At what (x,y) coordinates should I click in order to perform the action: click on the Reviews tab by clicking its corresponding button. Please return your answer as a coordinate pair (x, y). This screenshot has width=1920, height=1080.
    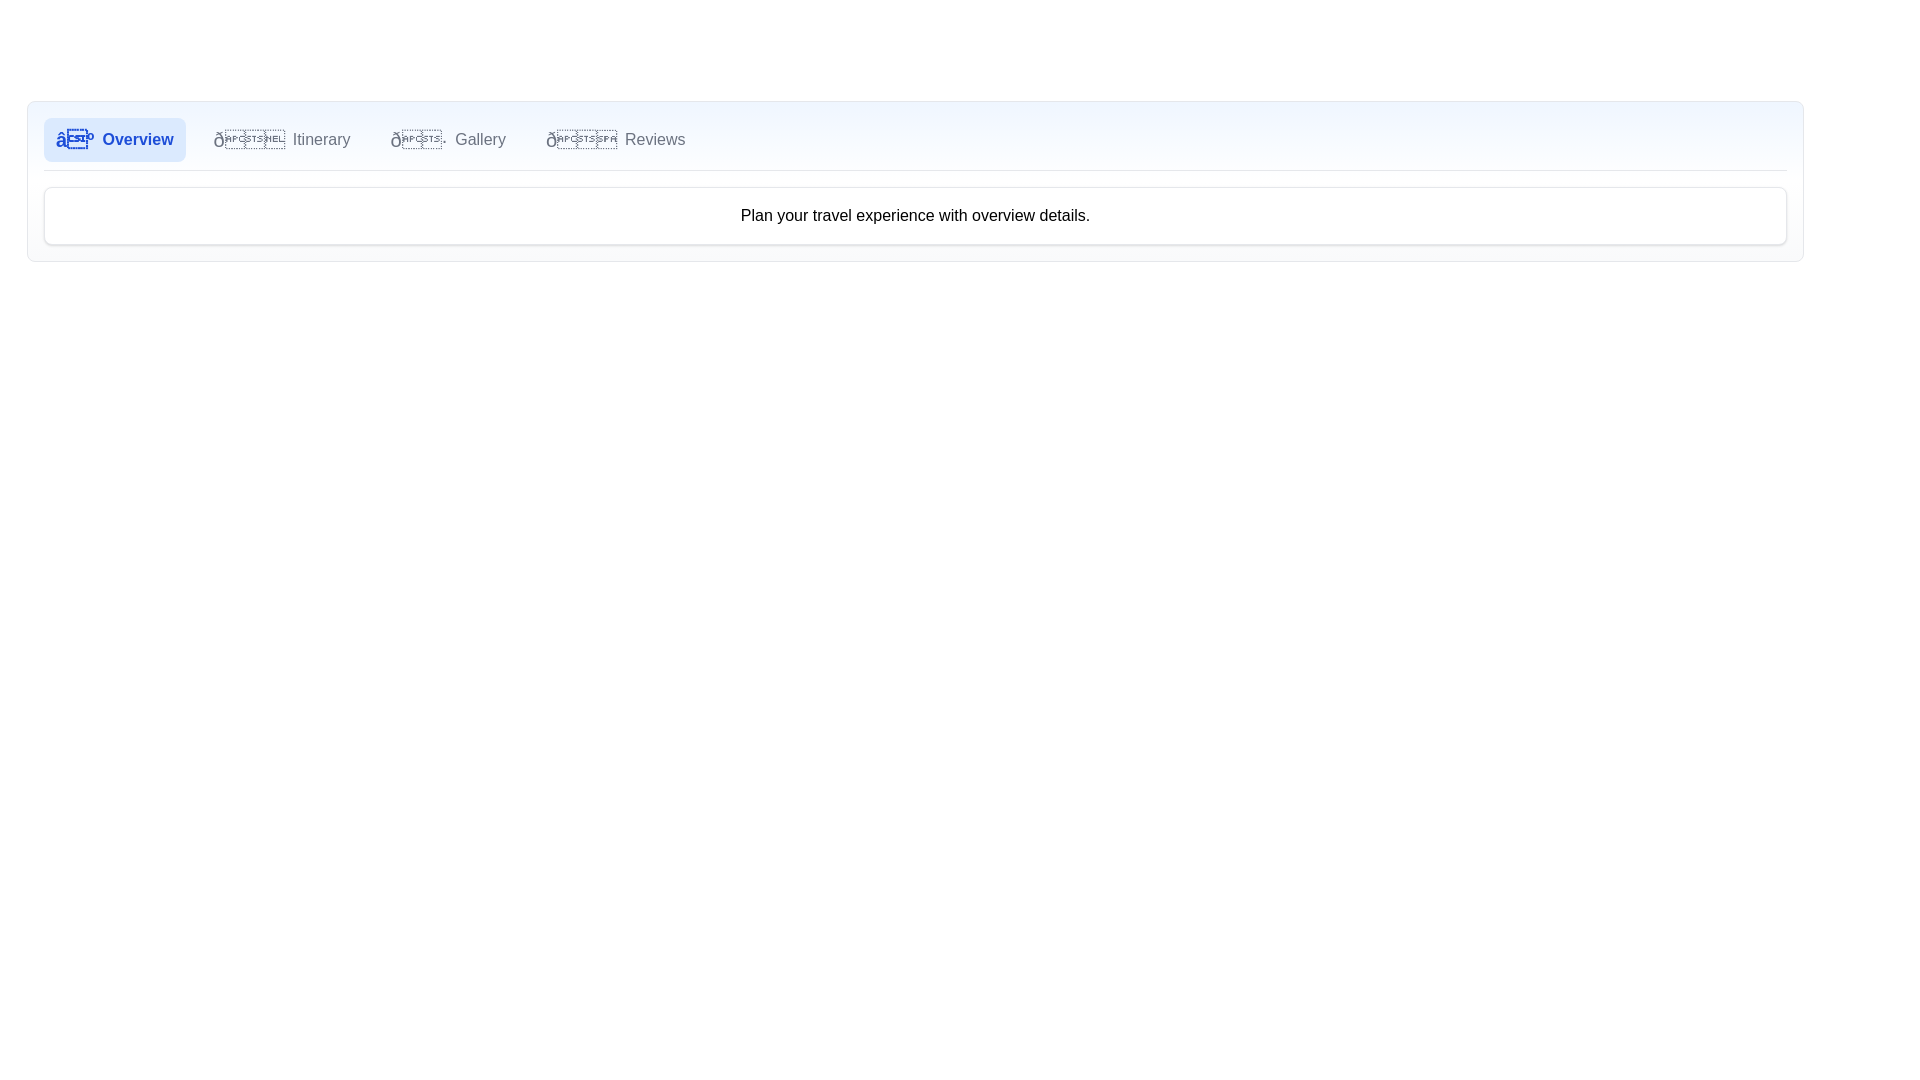
    Looking at the image, I should click on (613, 138).